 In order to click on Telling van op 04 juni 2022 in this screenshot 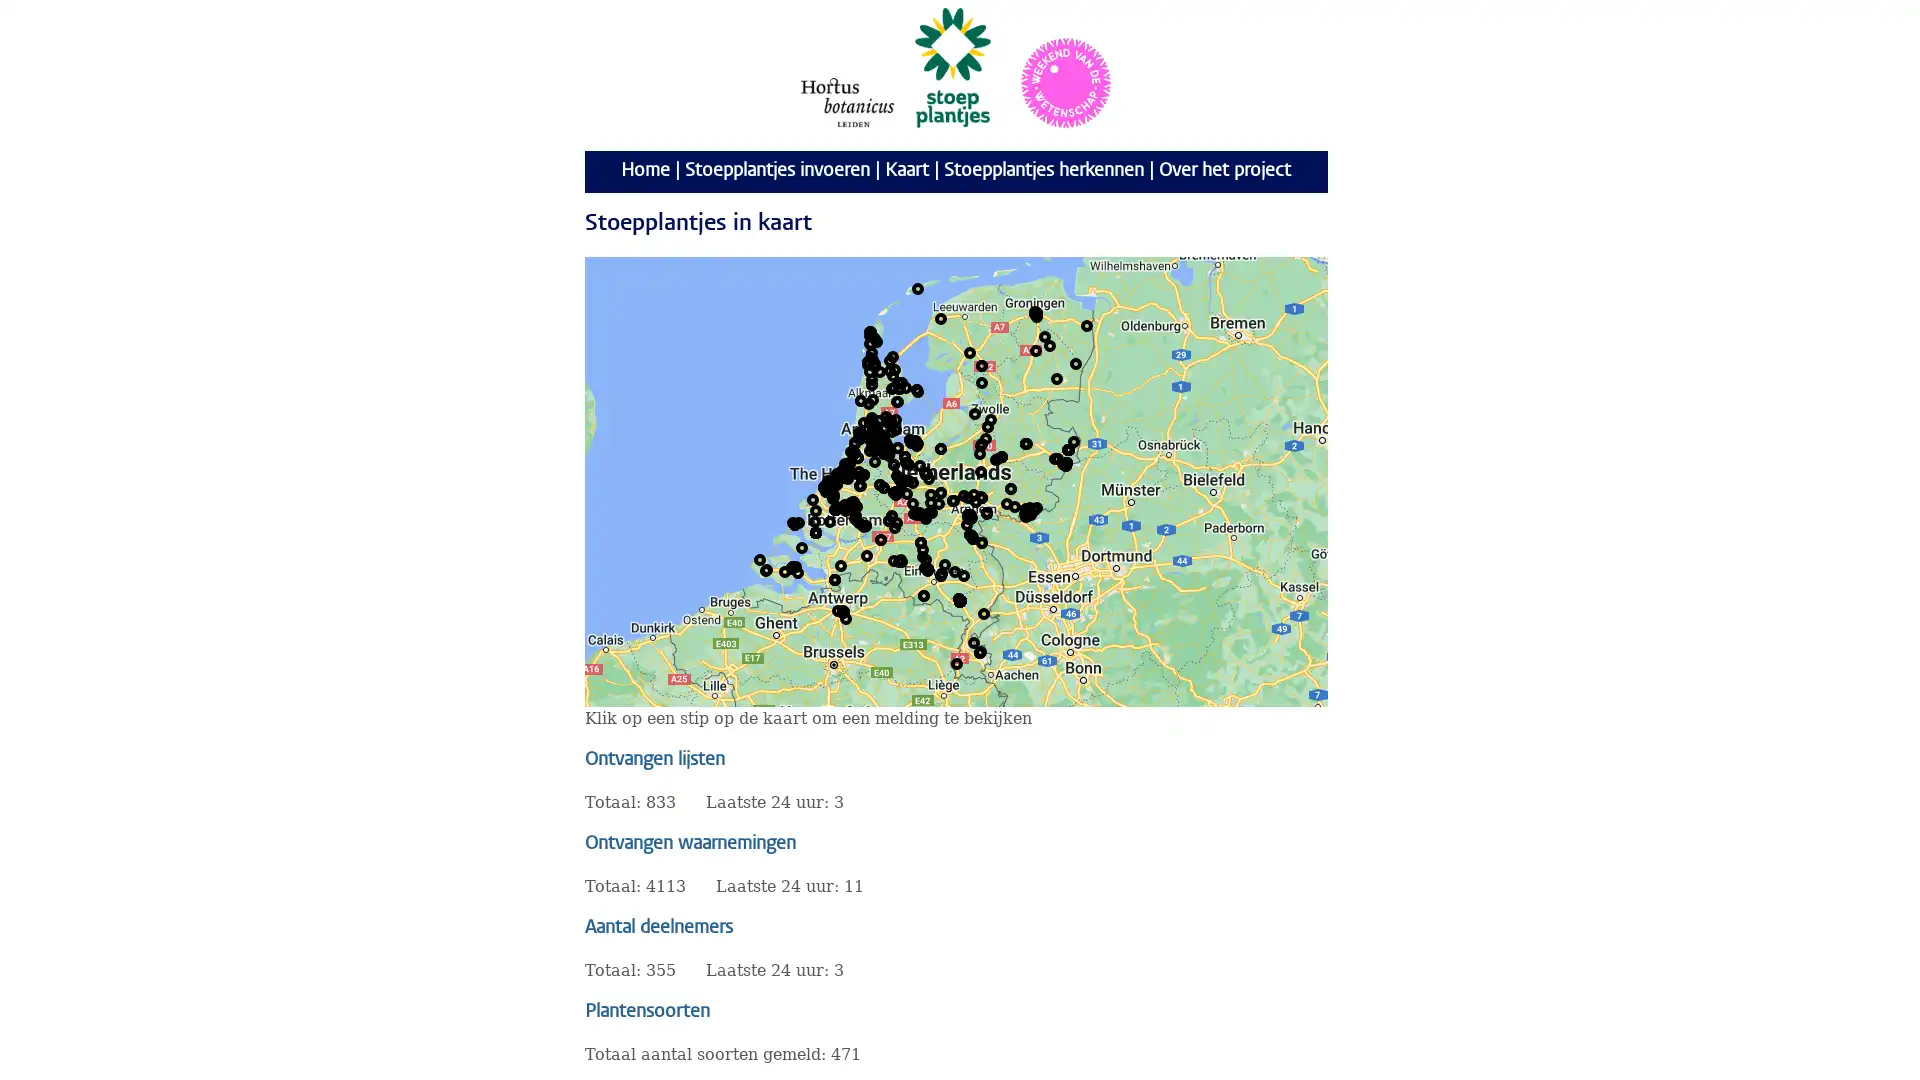, I will do `click(887, 451)`.